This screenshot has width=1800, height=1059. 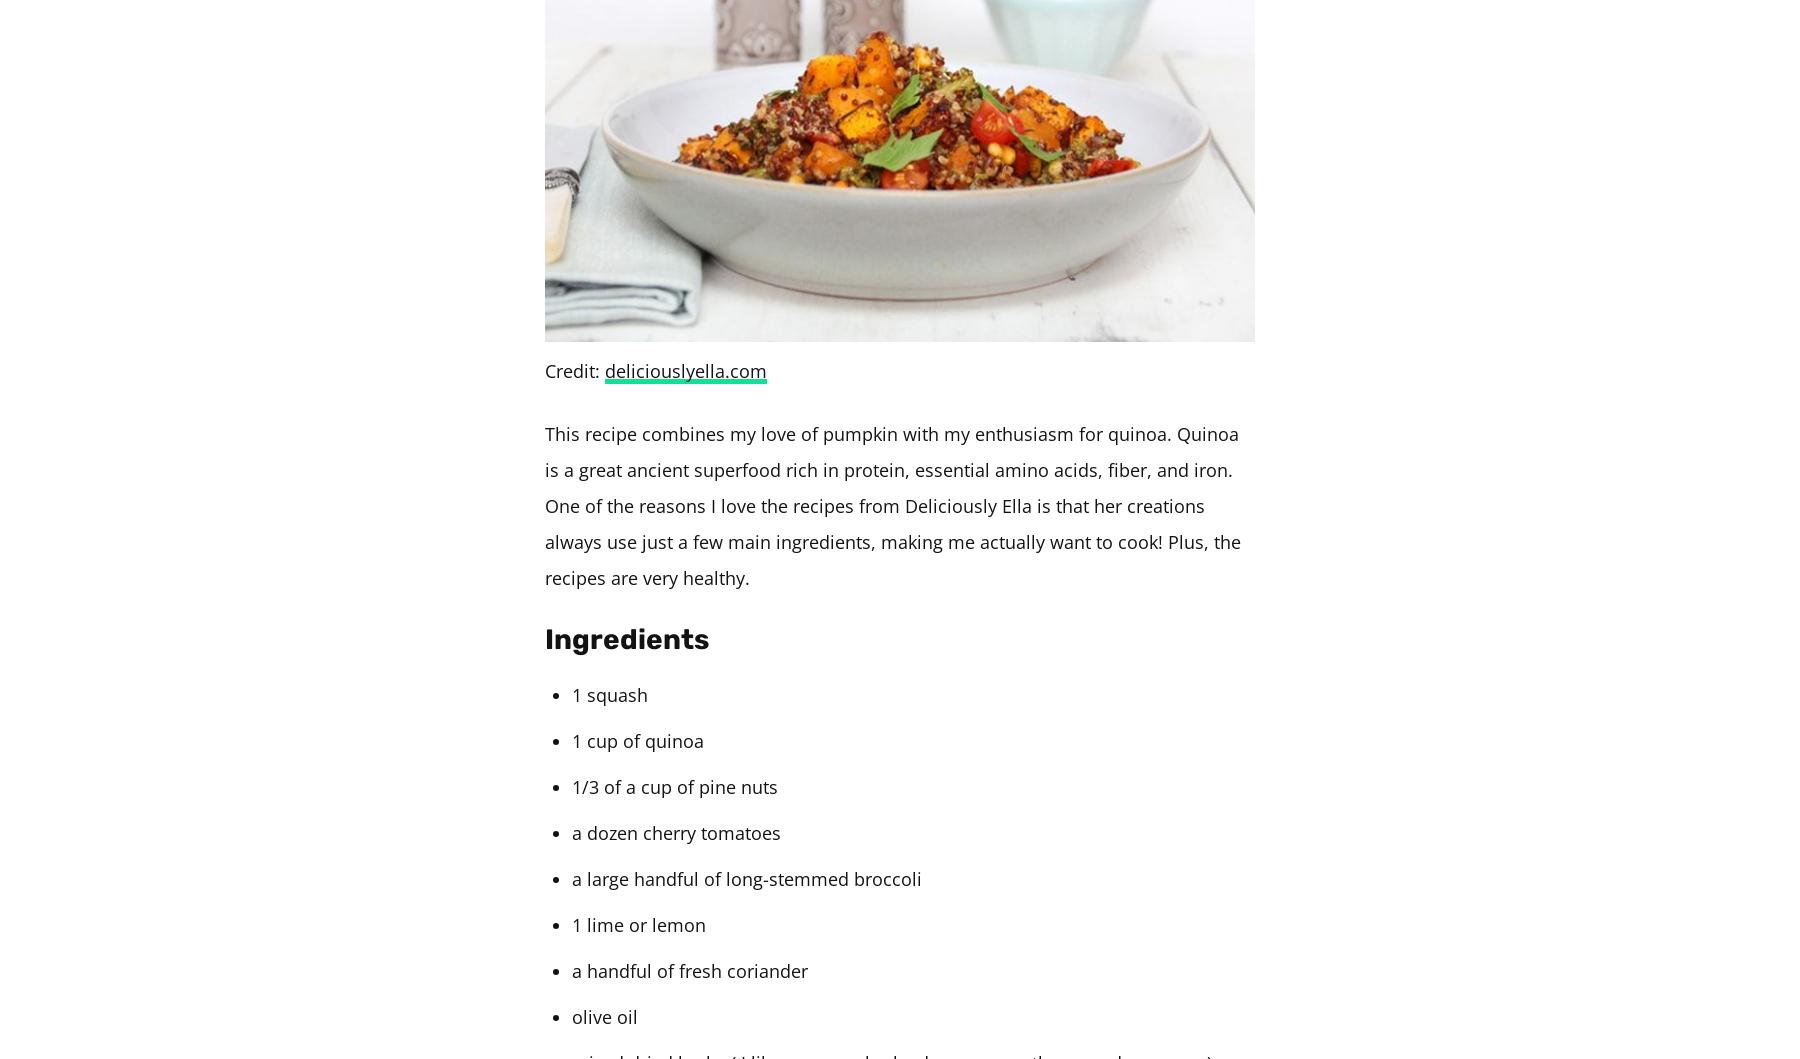 What do you see at coordinates (572, 695) in the screenshot?
I see `'1 squash'` at bounding box center [572, 695].